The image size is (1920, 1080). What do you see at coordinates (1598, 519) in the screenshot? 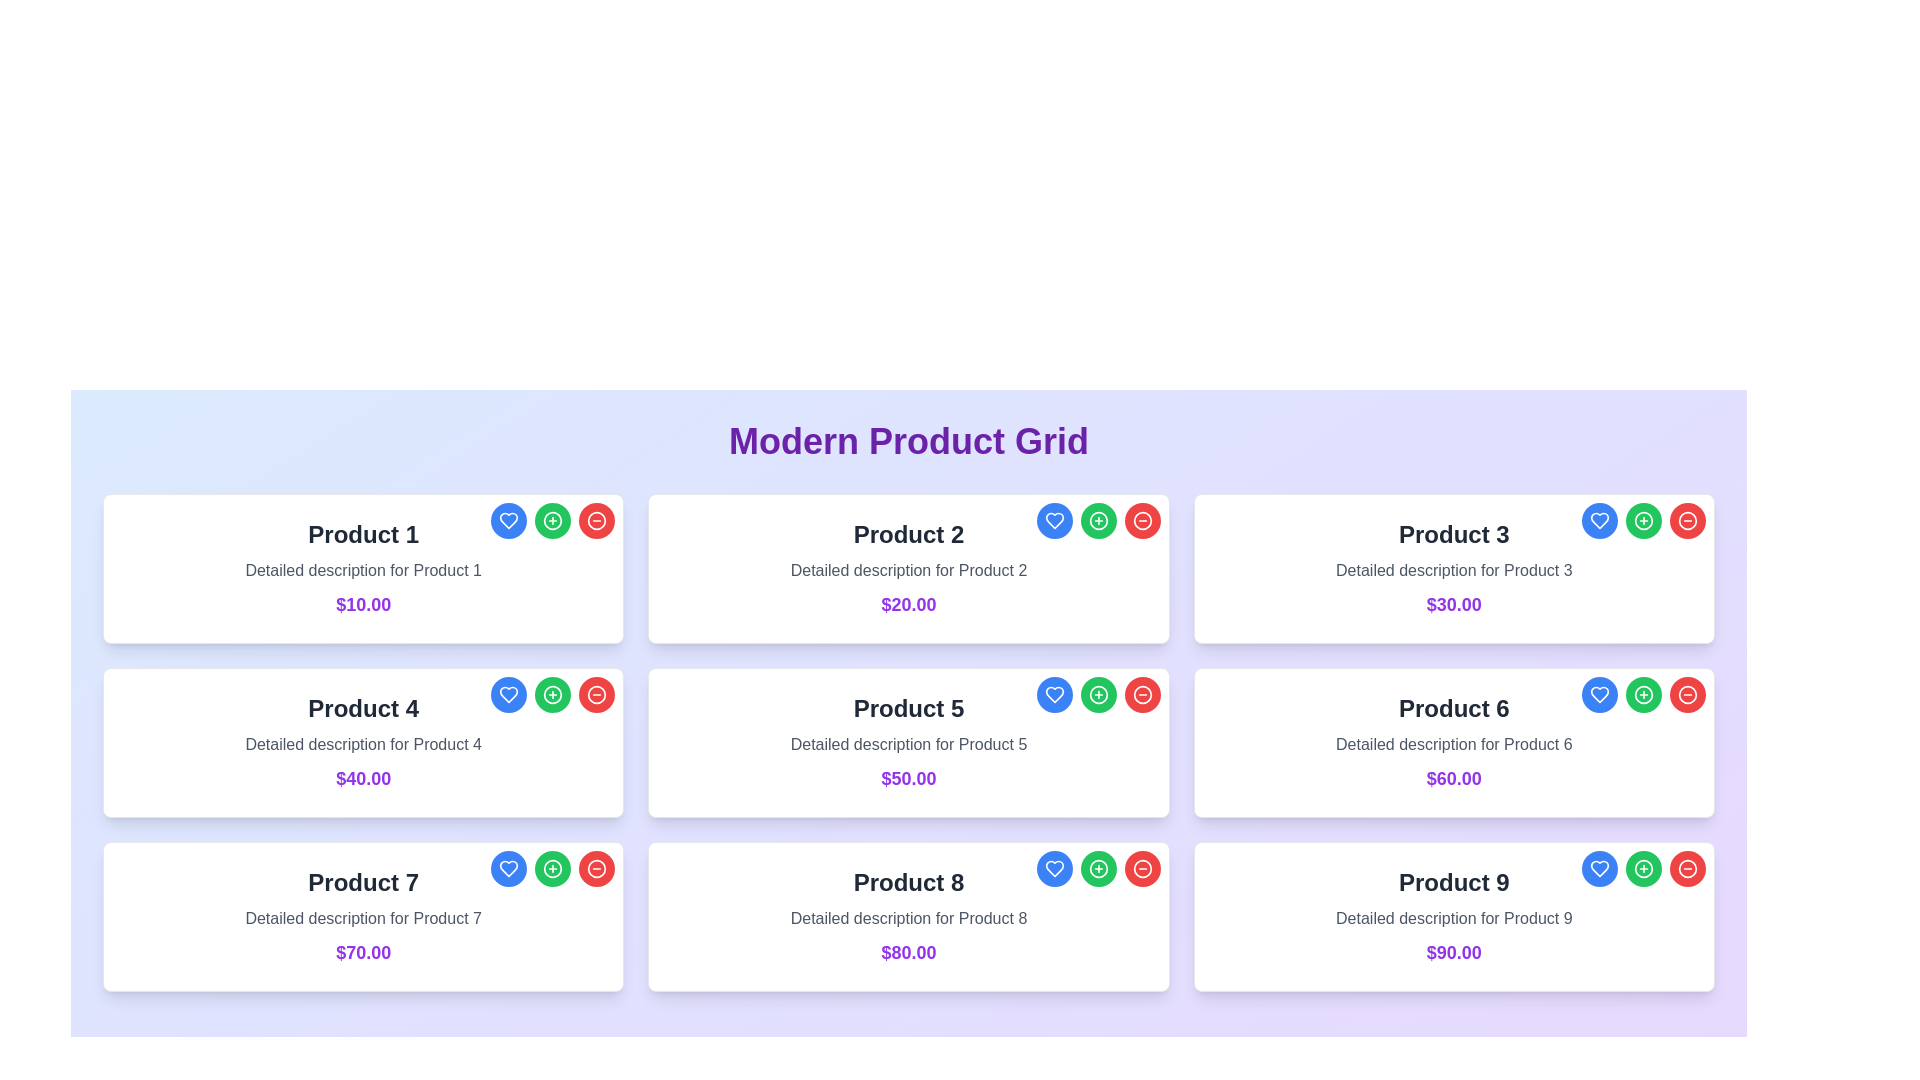
I see `the heart-shaped icon button outlined in blue, located at the leftmost position of three buttons in the top-right corner of the card for 'Product 3'` at bounding box center [1598, 519].